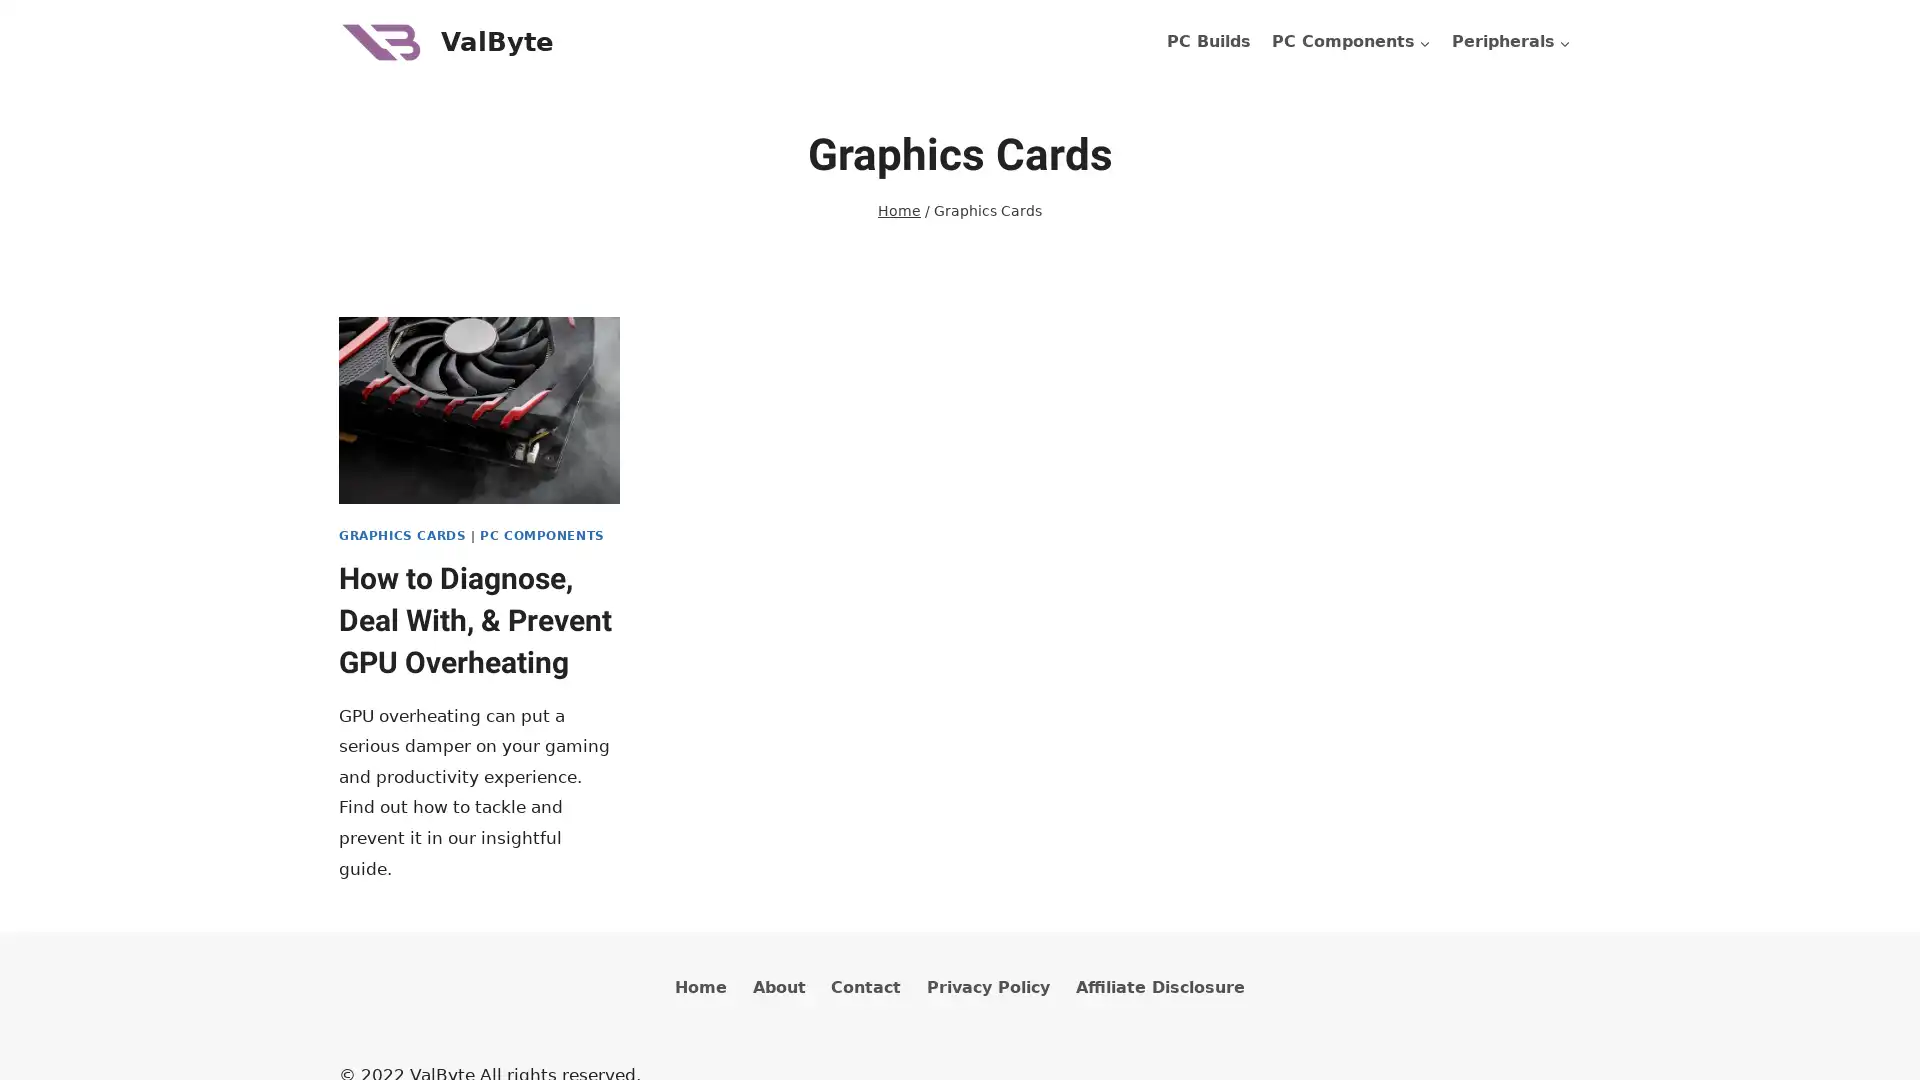  I want to click on Expand child menu, so click(1511, 42).